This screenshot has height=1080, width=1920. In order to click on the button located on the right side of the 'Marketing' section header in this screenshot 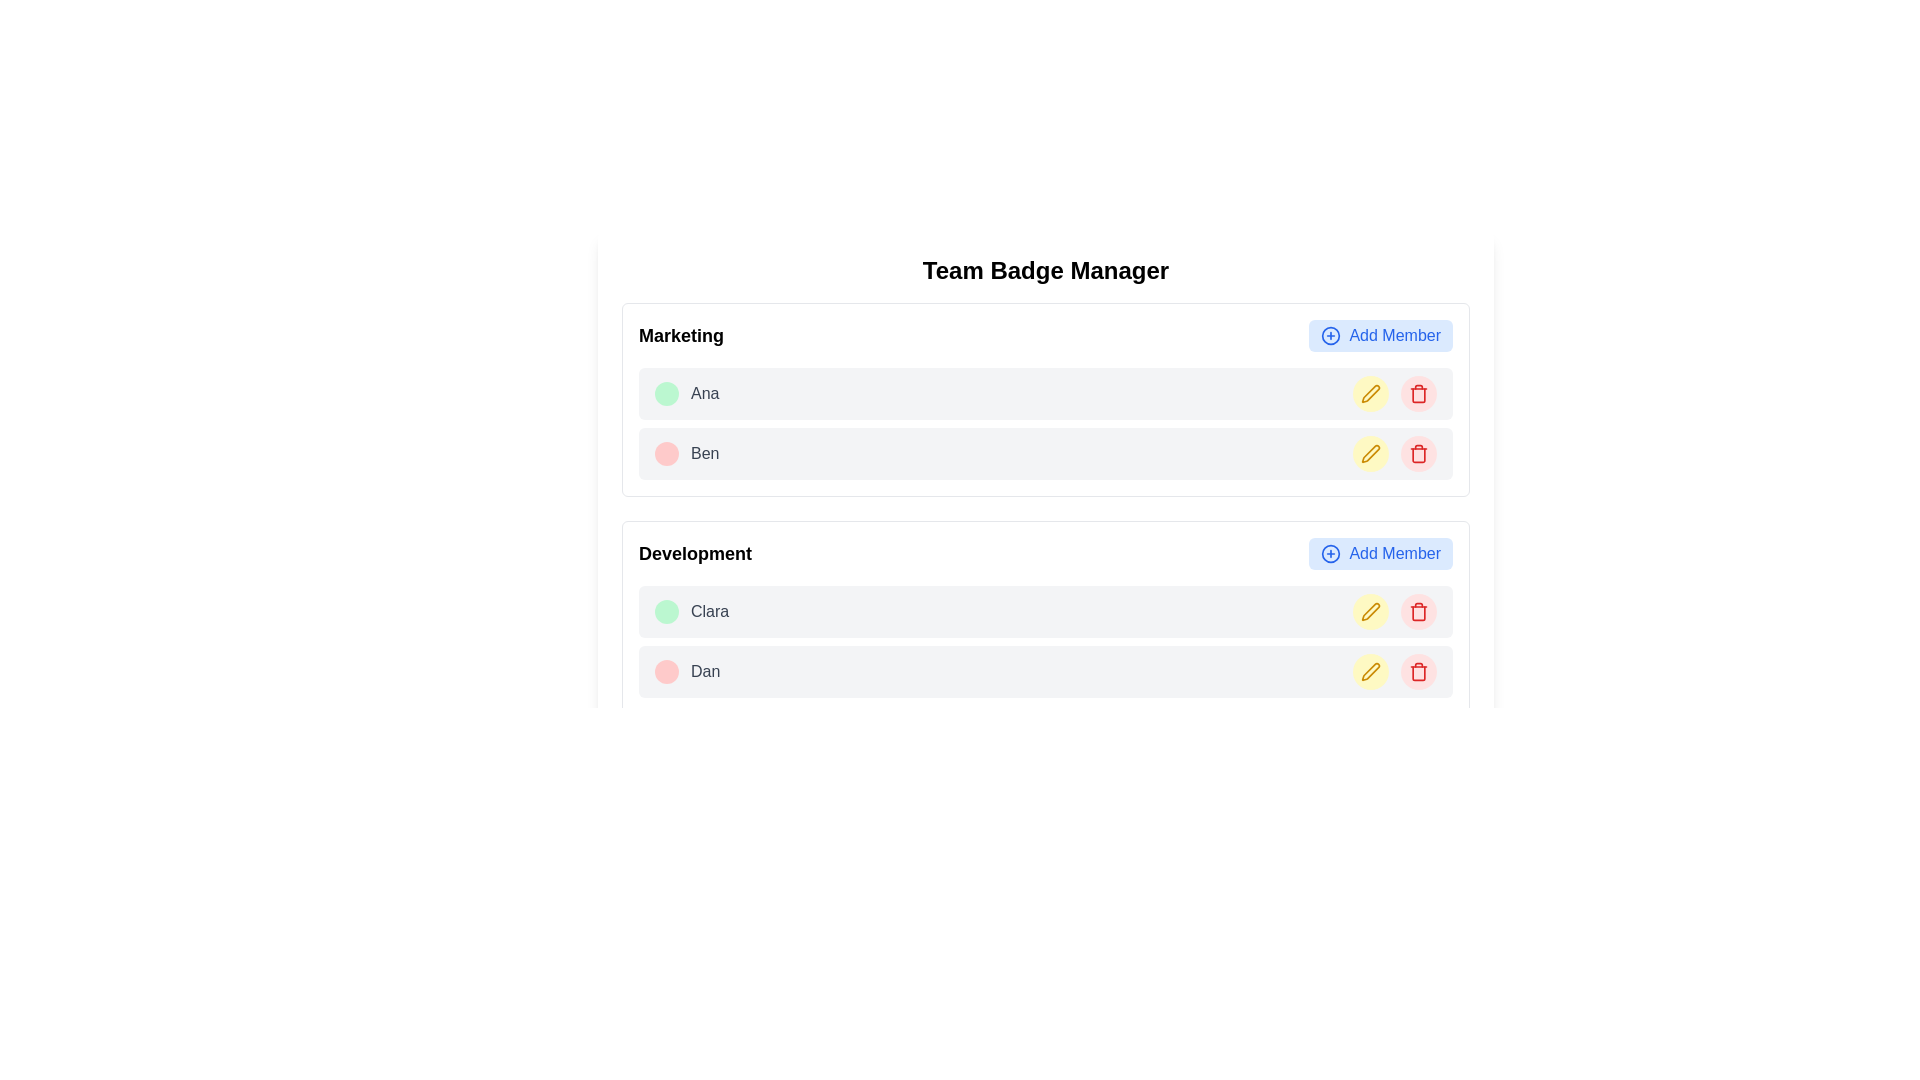, I will do `click(1380, 334)`.